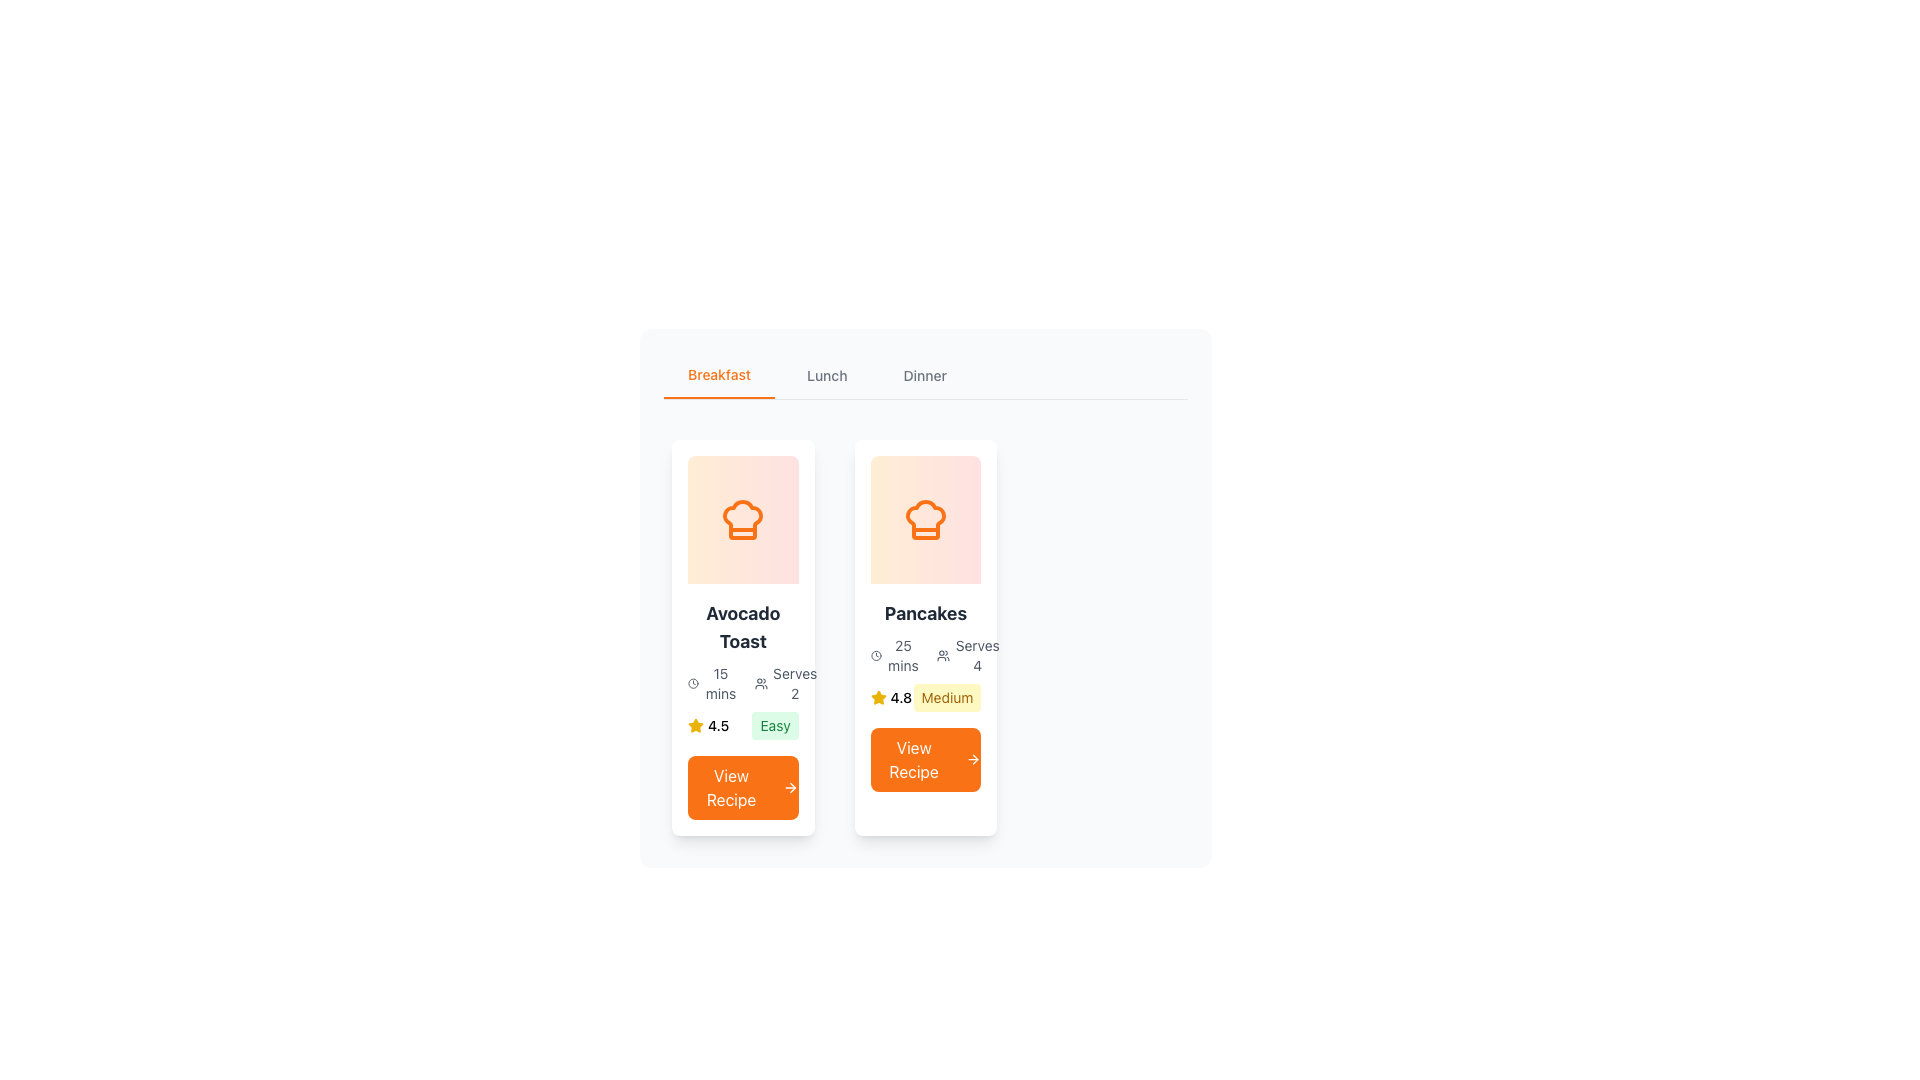 This screenshot has width=1920, height=1080. What do you see at coordinates (708, 725) in the screenshot?
I see `the star icon indicating the rating of 'Avocado Toast', which displays a numerical rating of 4.5 out of 5, located in the top-left part of the card above the 'View Recipe' button` at bounding box center [708, 725].